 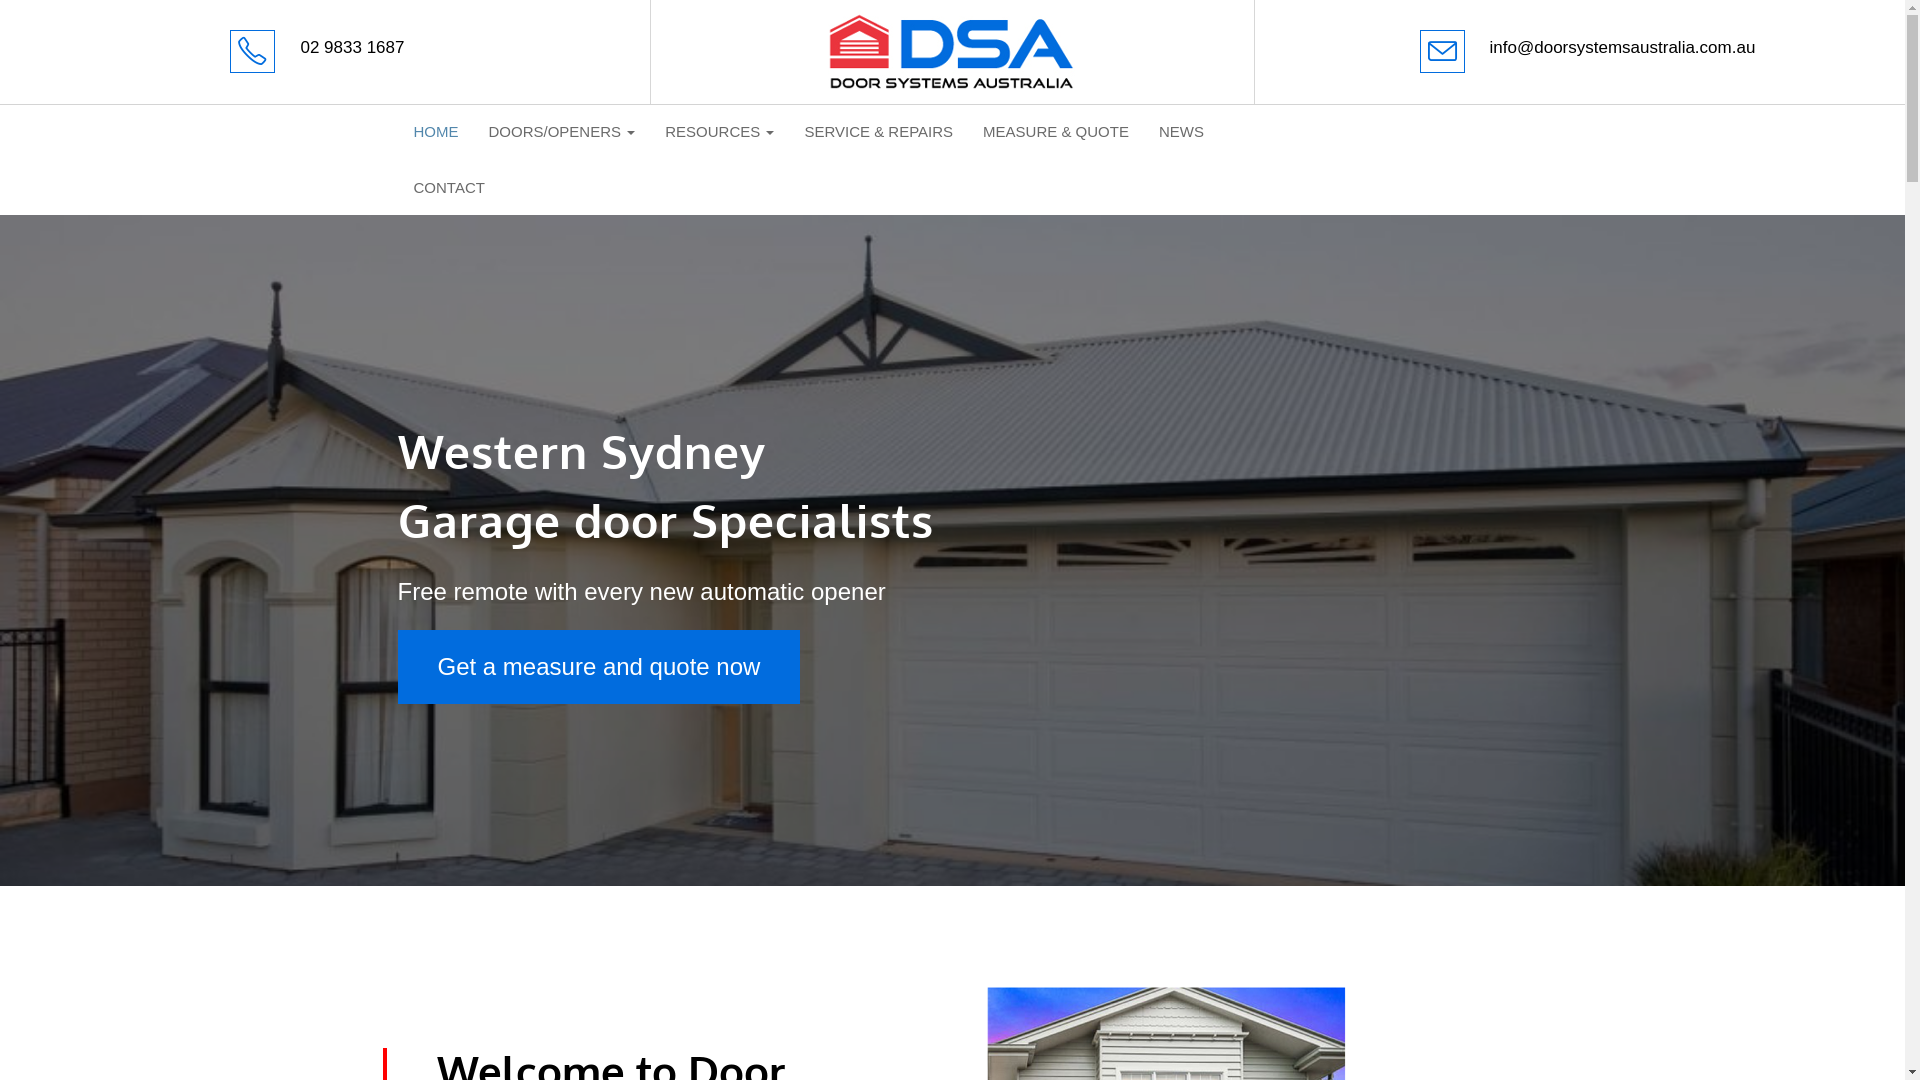 I want to click on 'NEWS', so click(x=1181, y=131).